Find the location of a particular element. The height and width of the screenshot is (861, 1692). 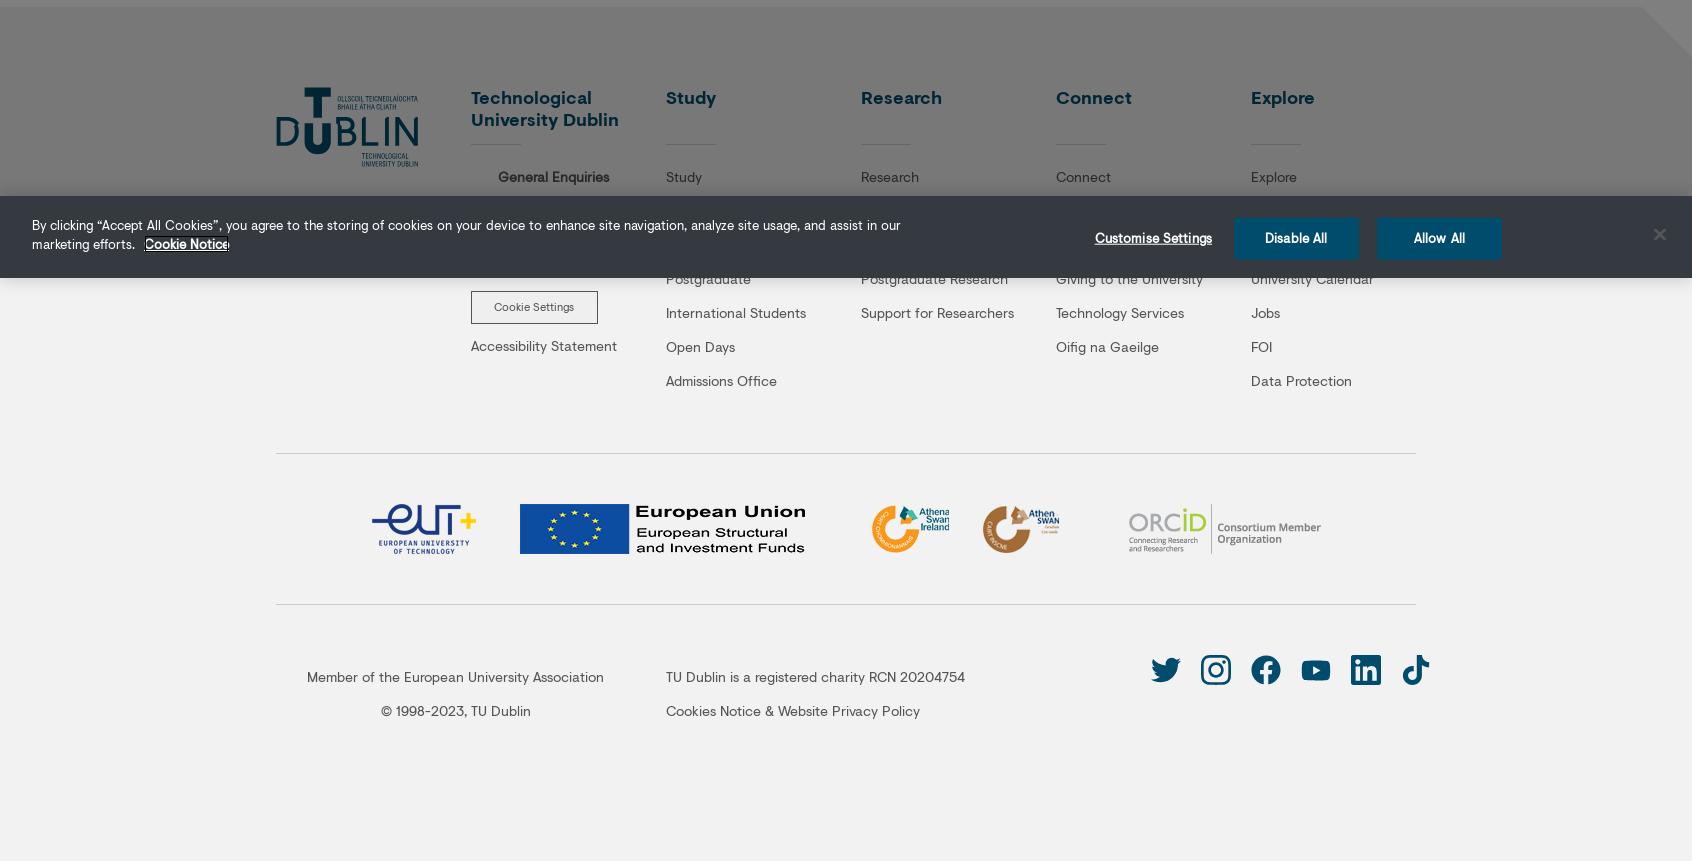

'Undergraduate' is located at coordinates (712, 208).